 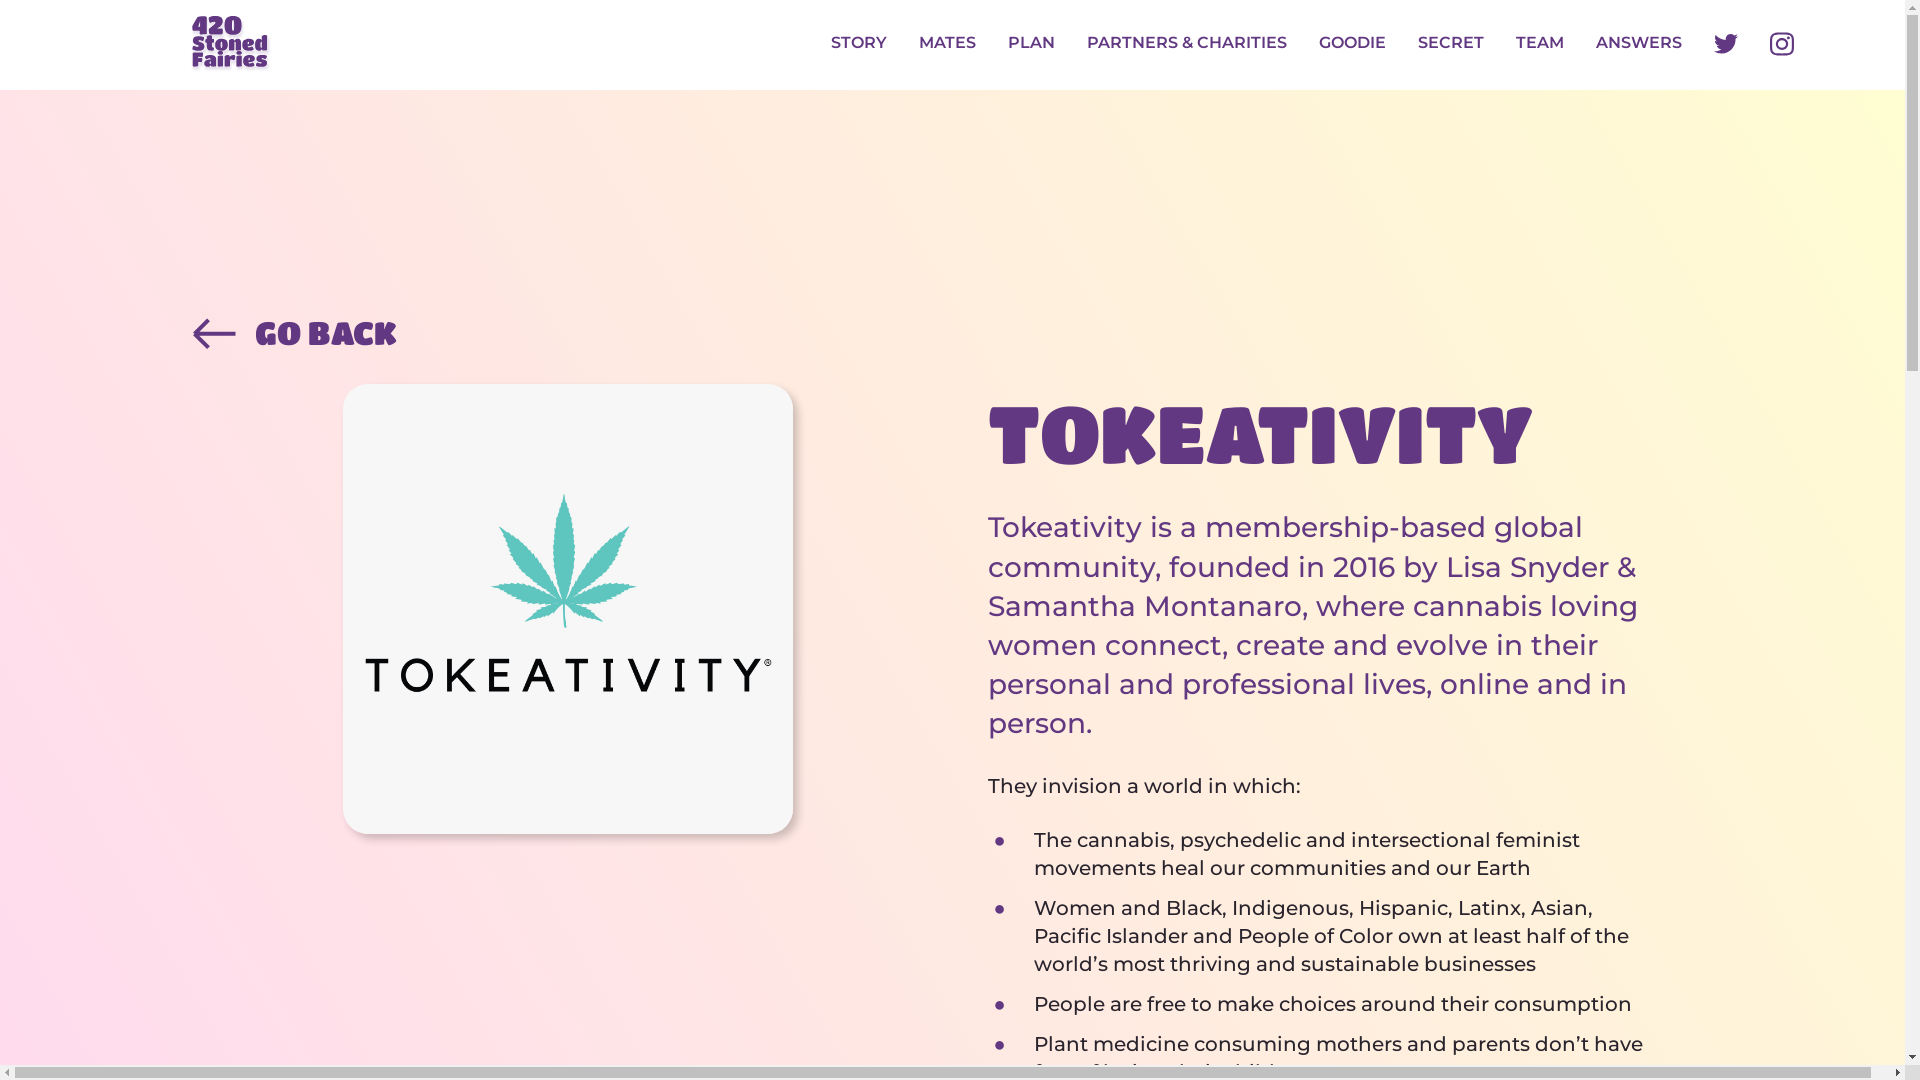 I want to click on 'PLAN', so click(x=1031, y=44).